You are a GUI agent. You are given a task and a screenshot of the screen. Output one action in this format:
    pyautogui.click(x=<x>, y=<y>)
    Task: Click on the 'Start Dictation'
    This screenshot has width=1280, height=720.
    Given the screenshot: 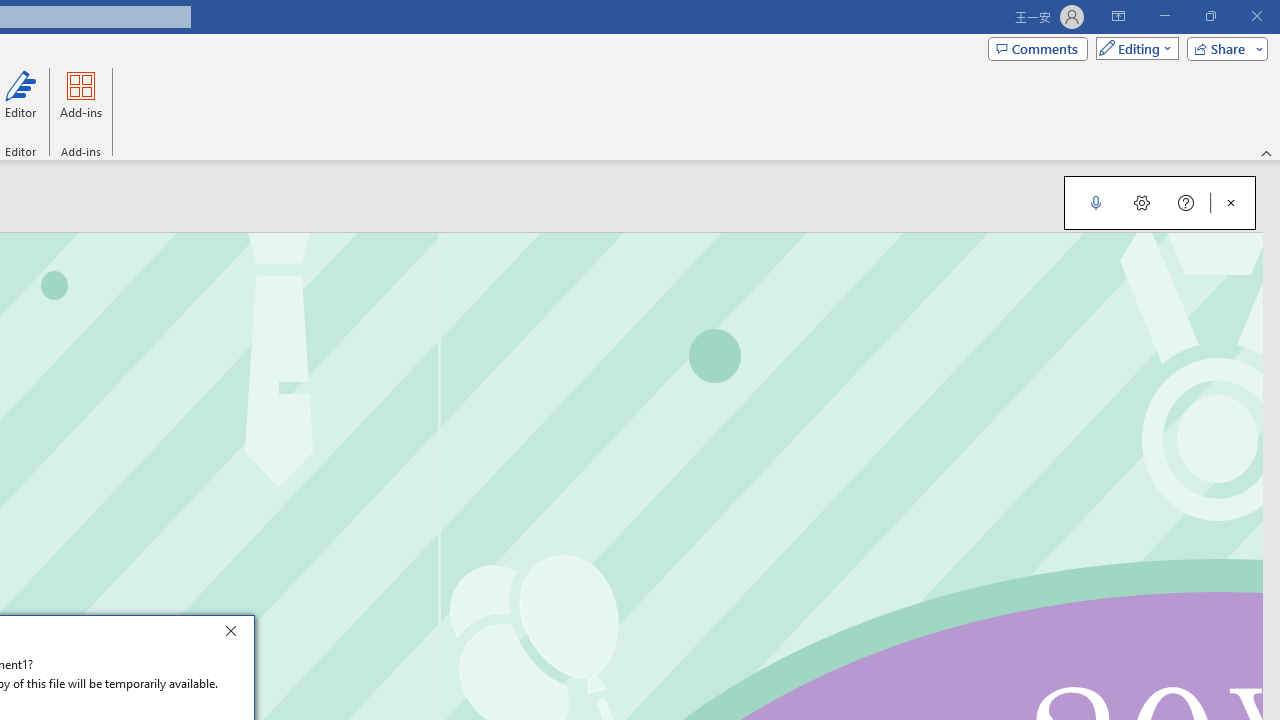 What is the action you would take?
    pyautogui.click(x=1095, y=203)
    